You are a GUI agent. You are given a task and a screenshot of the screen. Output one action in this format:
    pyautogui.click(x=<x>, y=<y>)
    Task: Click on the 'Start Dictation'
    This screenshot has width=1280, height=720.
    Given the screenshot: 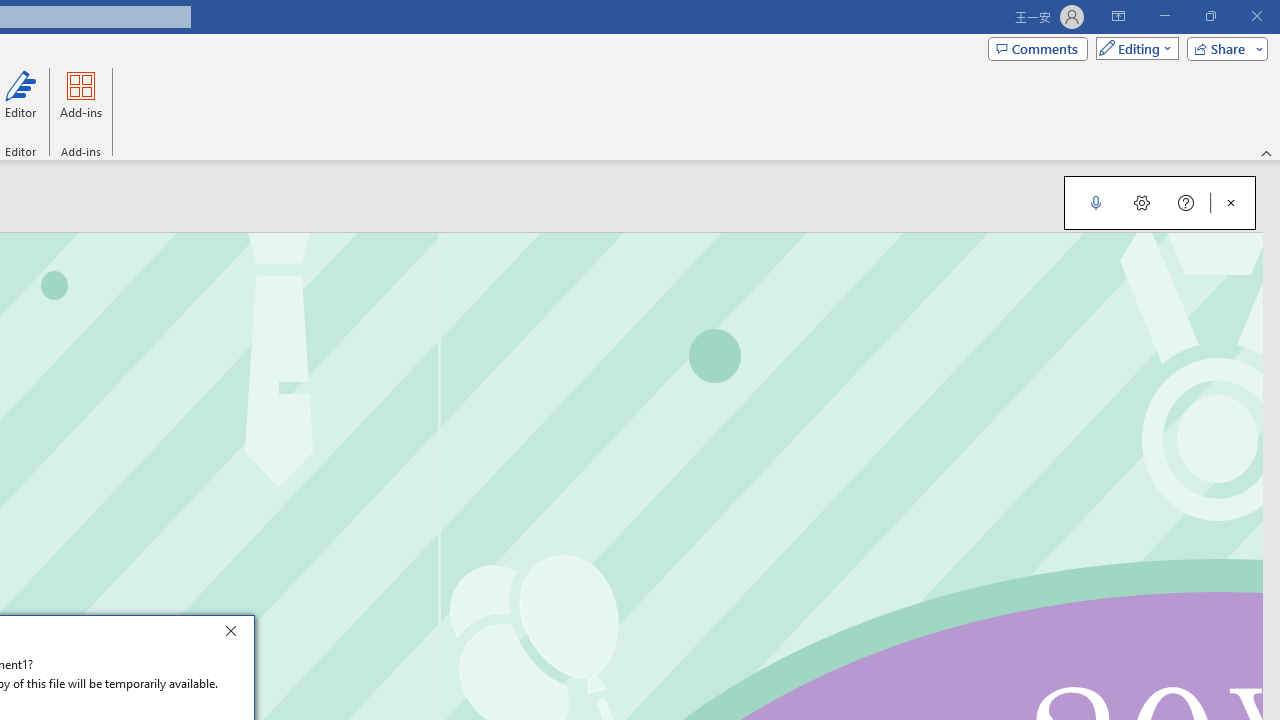 What is the action you would take?
    pyautogui.click(x=1095, y=203)
    